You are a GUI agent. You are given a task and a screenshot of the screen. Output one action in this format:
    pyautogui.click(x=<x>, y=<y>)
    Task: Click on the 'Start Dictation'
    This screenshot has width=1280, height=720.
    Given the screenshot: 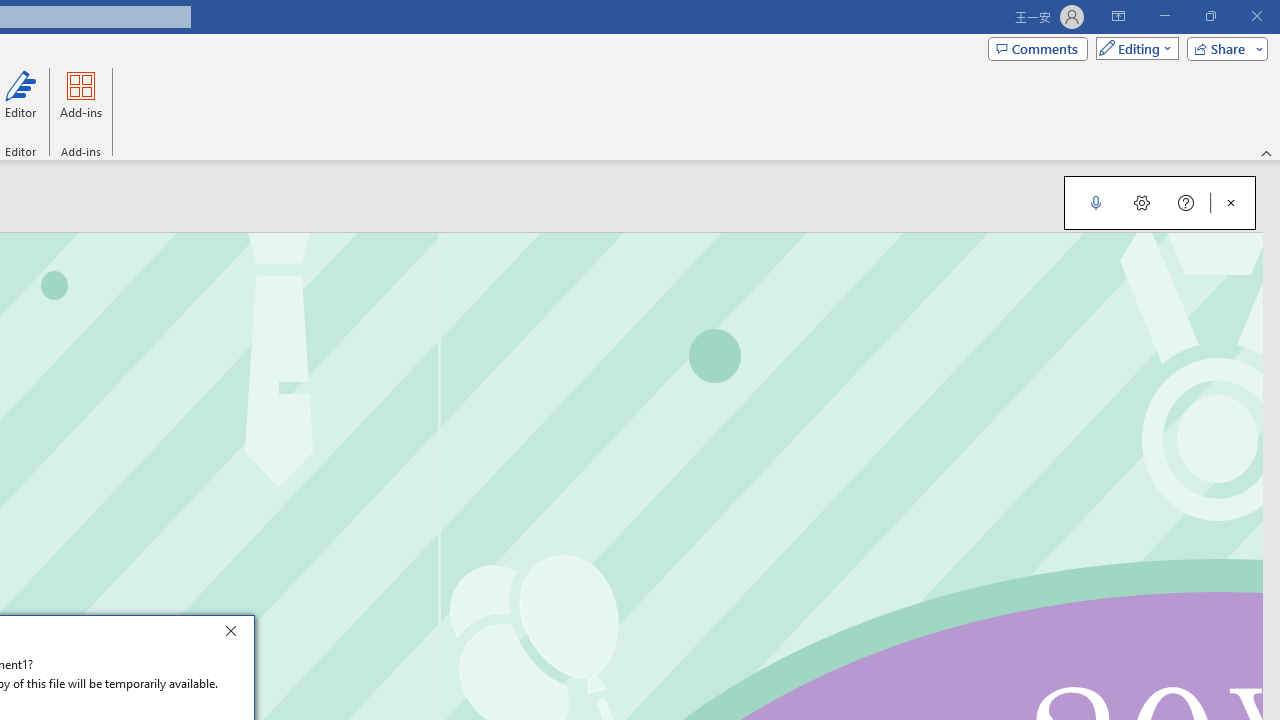 What is the action you would take?
    pyautogui.click(x=1095, y=203)
    